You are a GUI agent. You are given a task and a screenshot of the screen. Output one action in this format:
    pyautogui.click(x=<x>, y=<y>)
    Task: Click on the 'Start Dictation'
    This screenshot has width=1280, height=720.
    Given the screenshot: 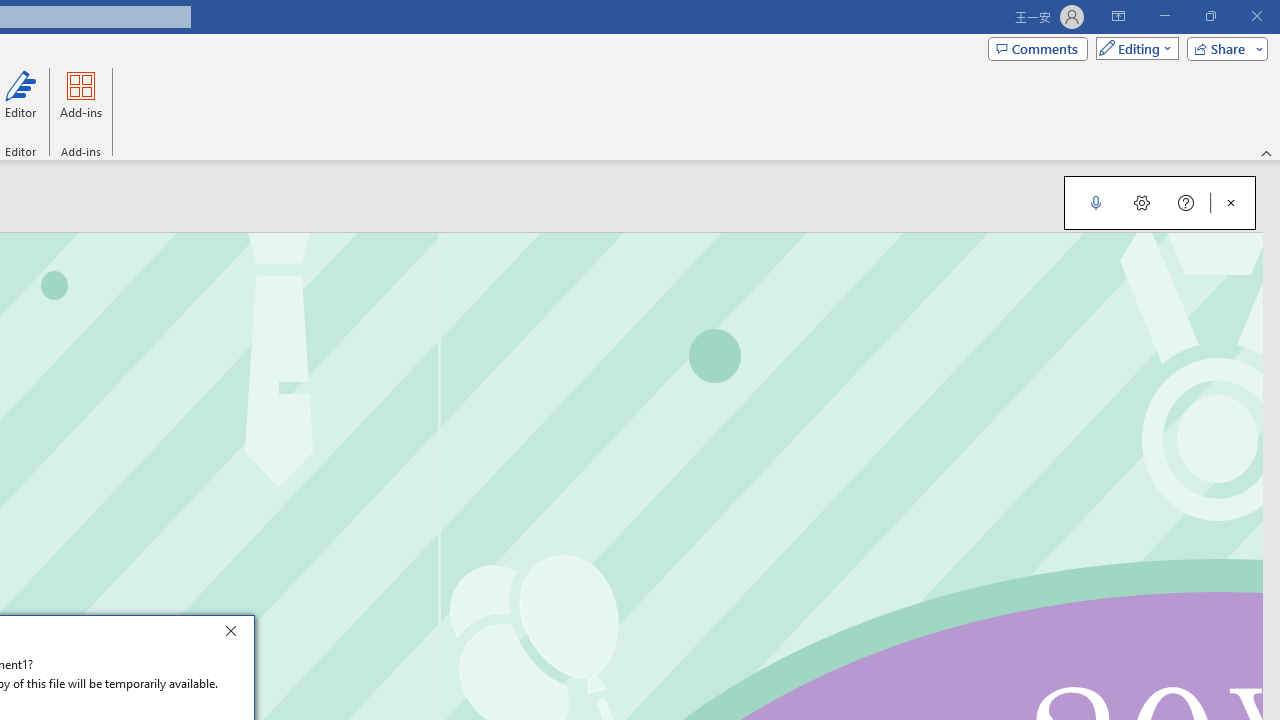 What is the action you would take?
    pyautogui.click(x=1095, y=203)
    